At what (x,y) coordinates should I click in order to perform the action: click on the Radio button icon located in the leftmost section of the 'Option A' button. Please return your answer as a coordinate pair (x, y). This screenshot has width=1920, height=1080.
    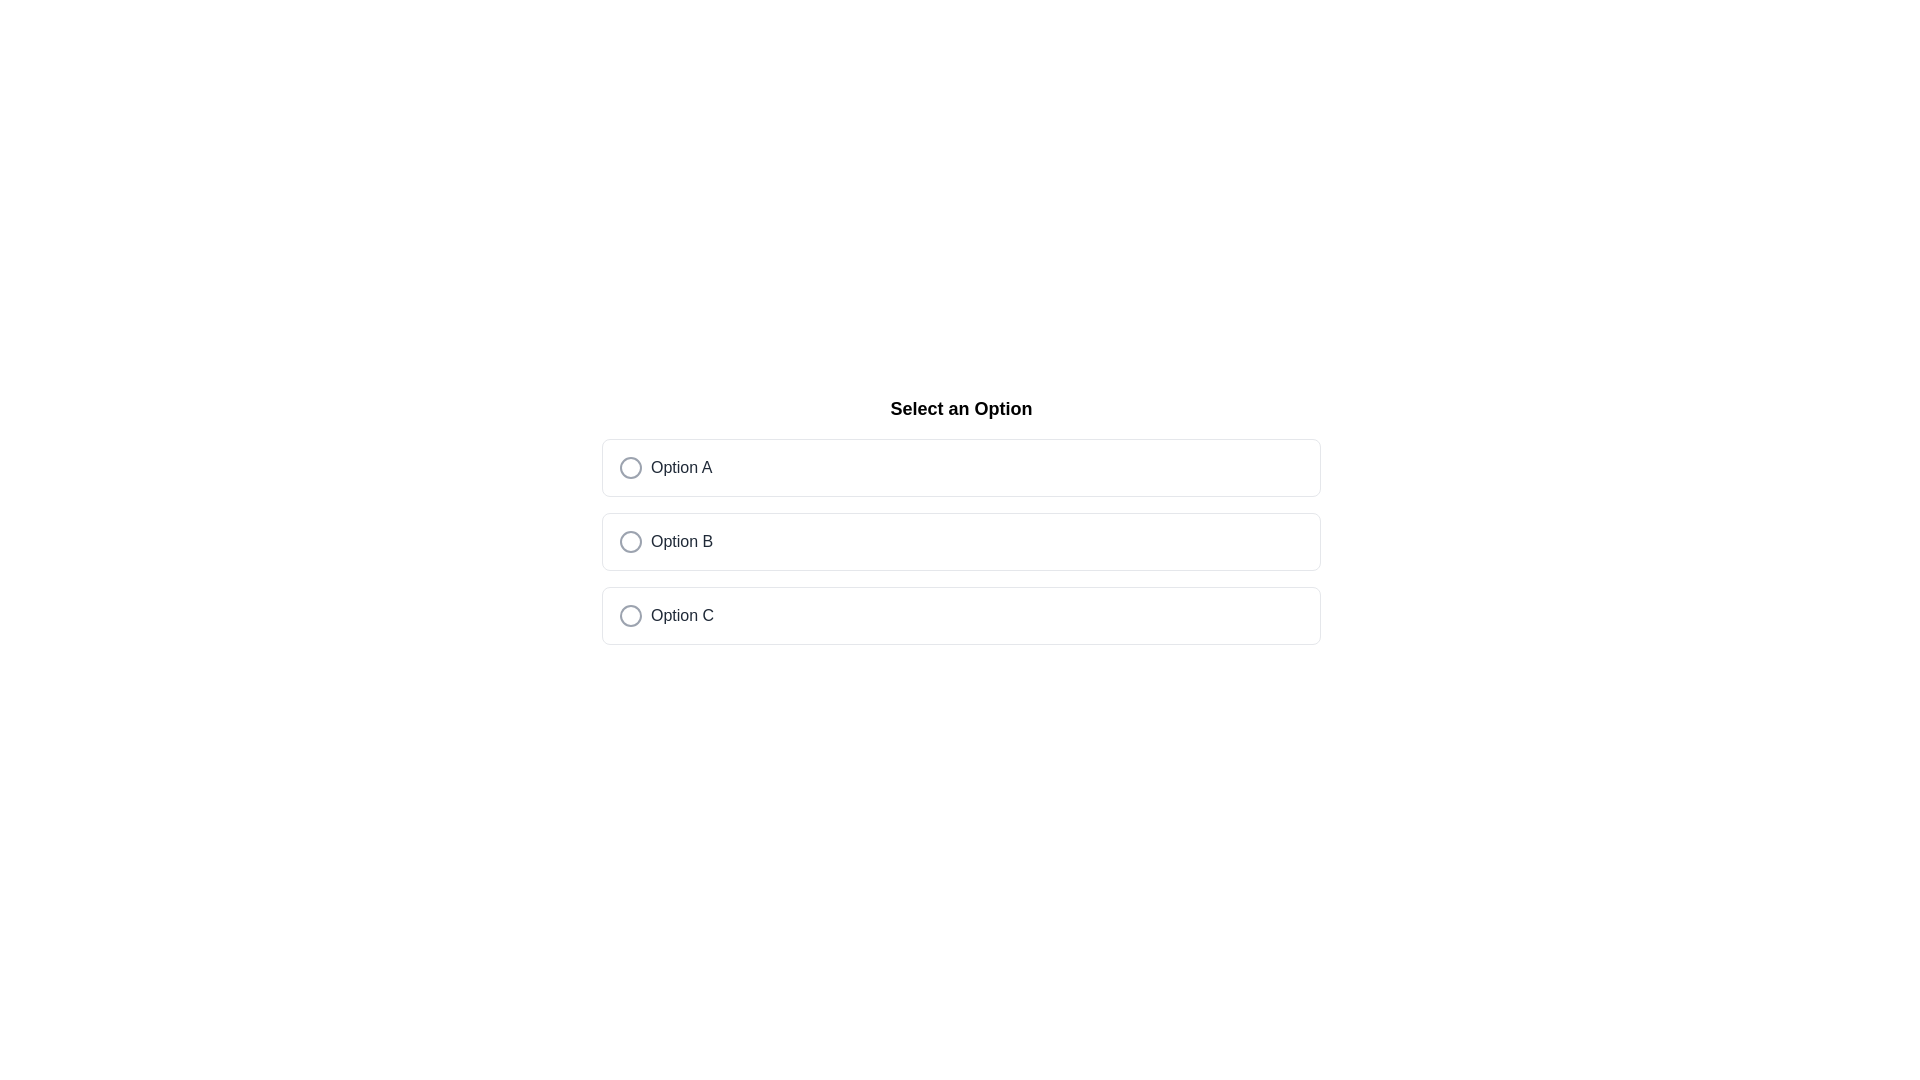
    Looking at the image, I should click on (629, 467).